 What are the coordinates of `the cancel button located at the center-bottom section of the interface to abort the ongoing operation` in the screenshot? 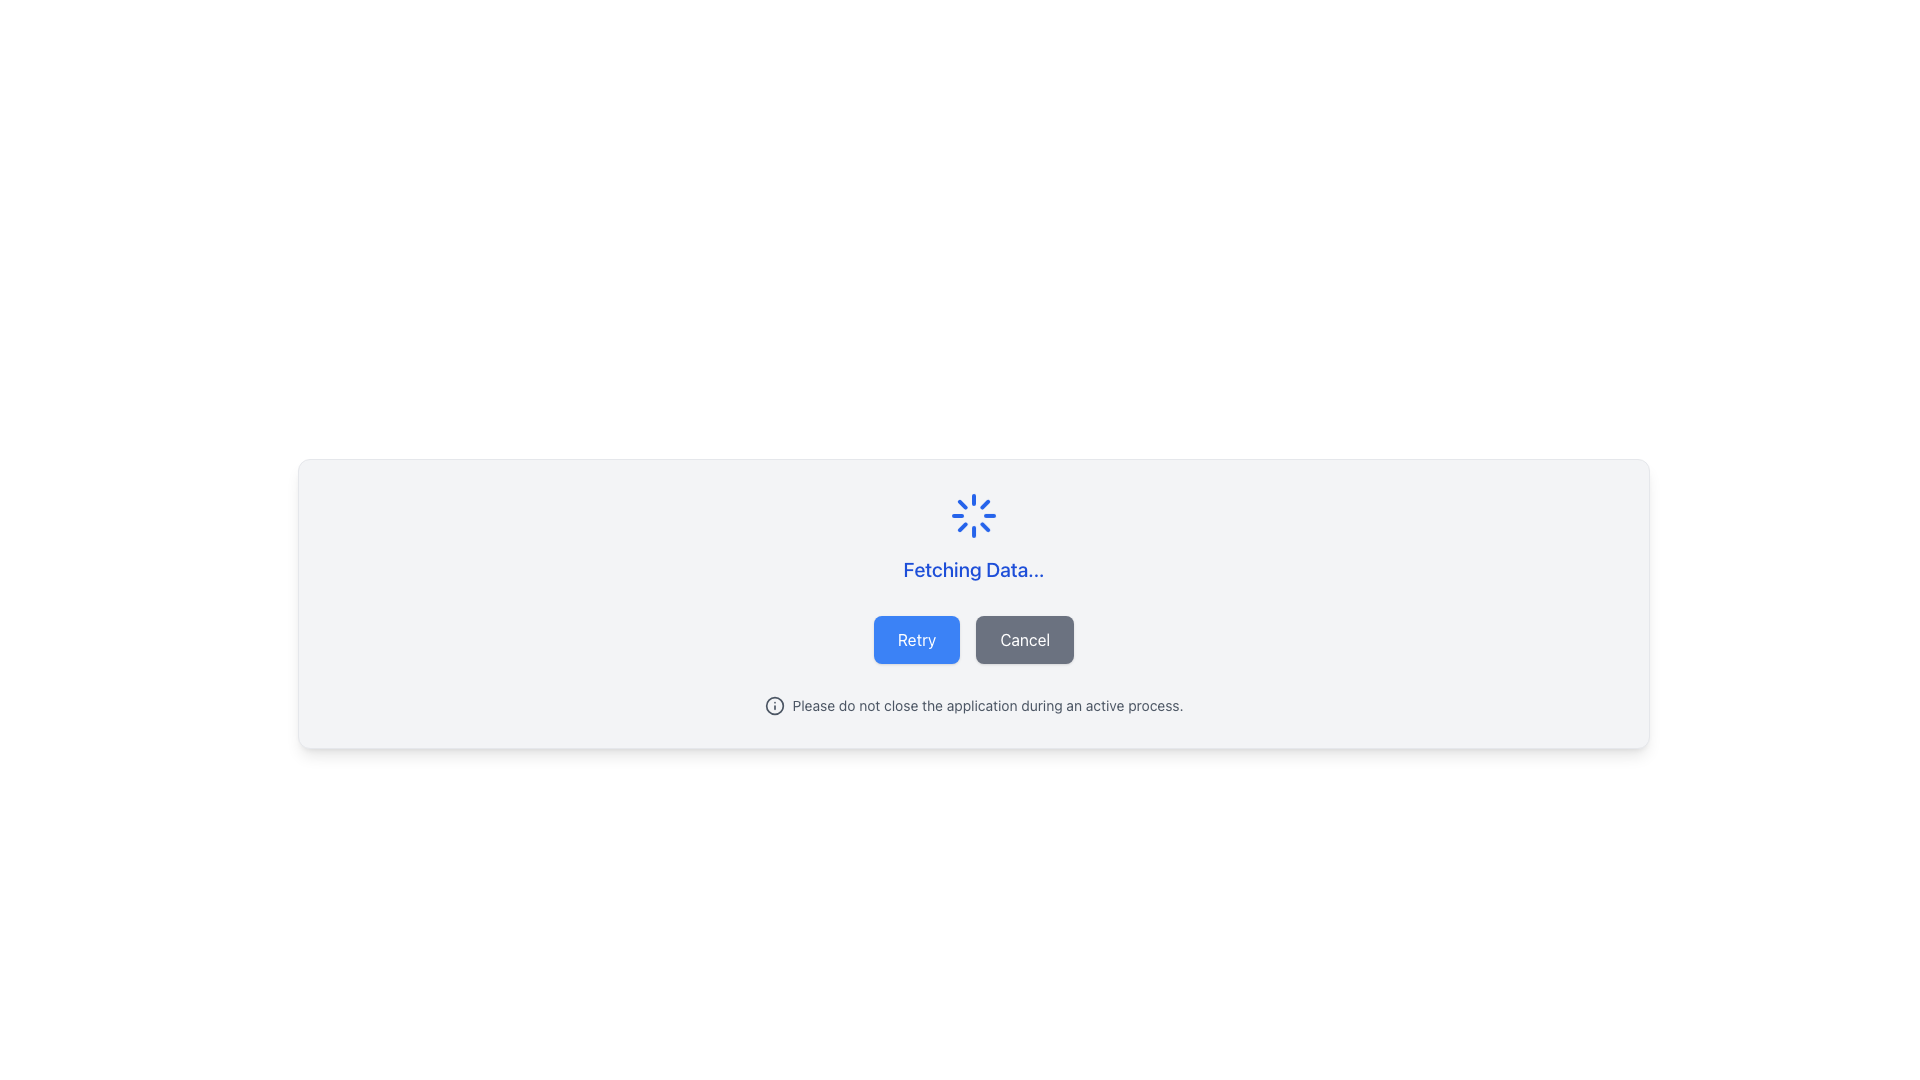 It's located at (1025, 640).